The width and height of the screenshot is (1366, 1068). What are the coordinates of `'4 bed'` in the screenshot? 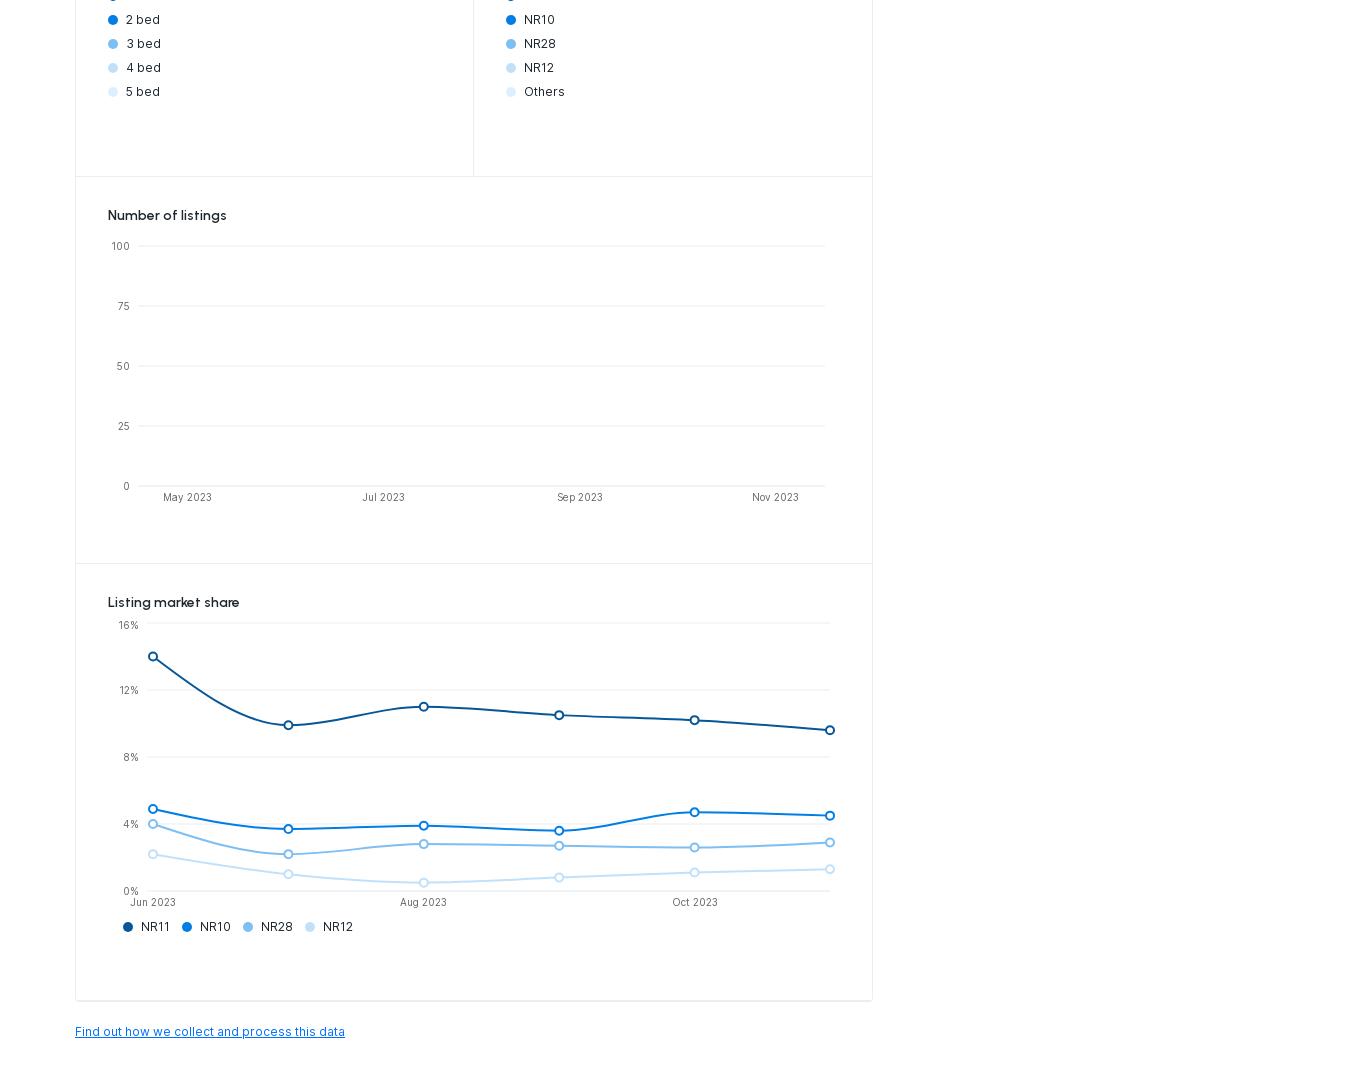 It's located at (124, 65).